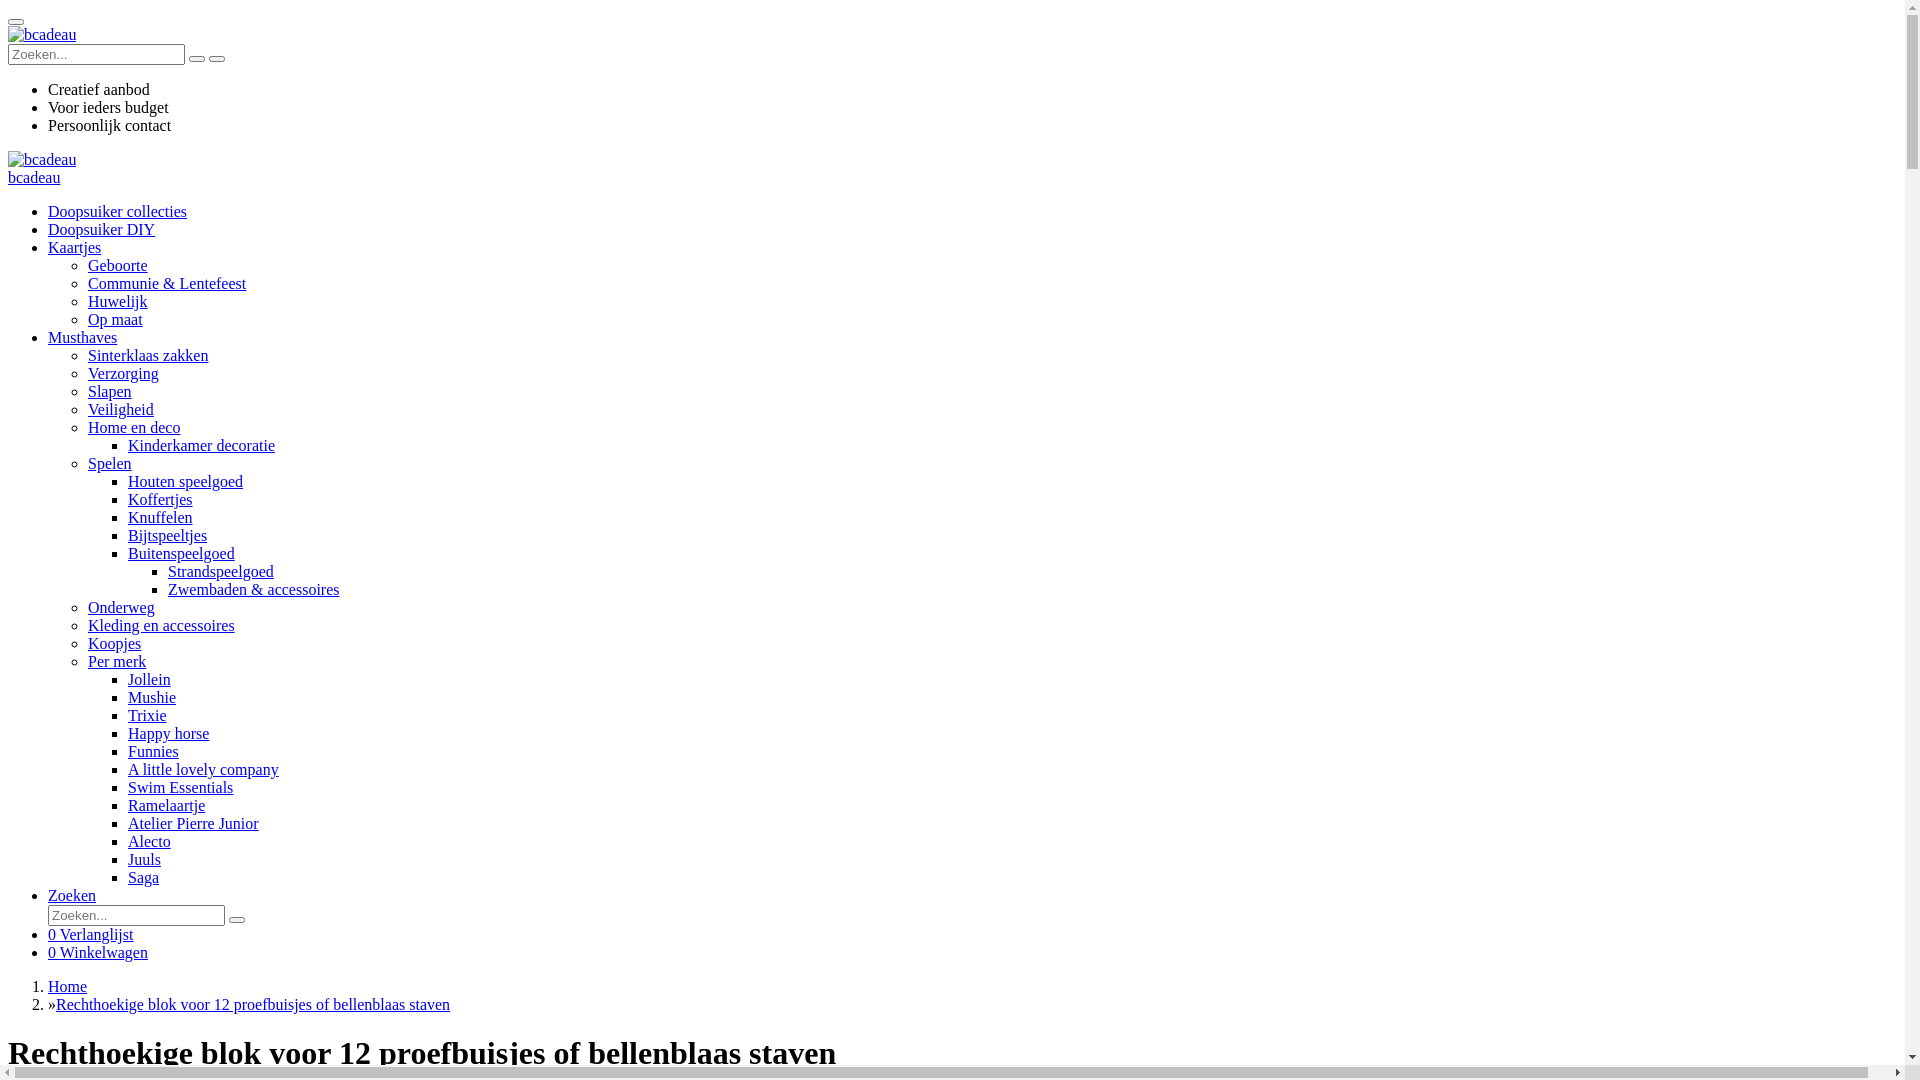 Image resolution: width=1920 pixels, height=1080 pixels. I want to click on 'Bijtspeeltjes', so click(167, 534).